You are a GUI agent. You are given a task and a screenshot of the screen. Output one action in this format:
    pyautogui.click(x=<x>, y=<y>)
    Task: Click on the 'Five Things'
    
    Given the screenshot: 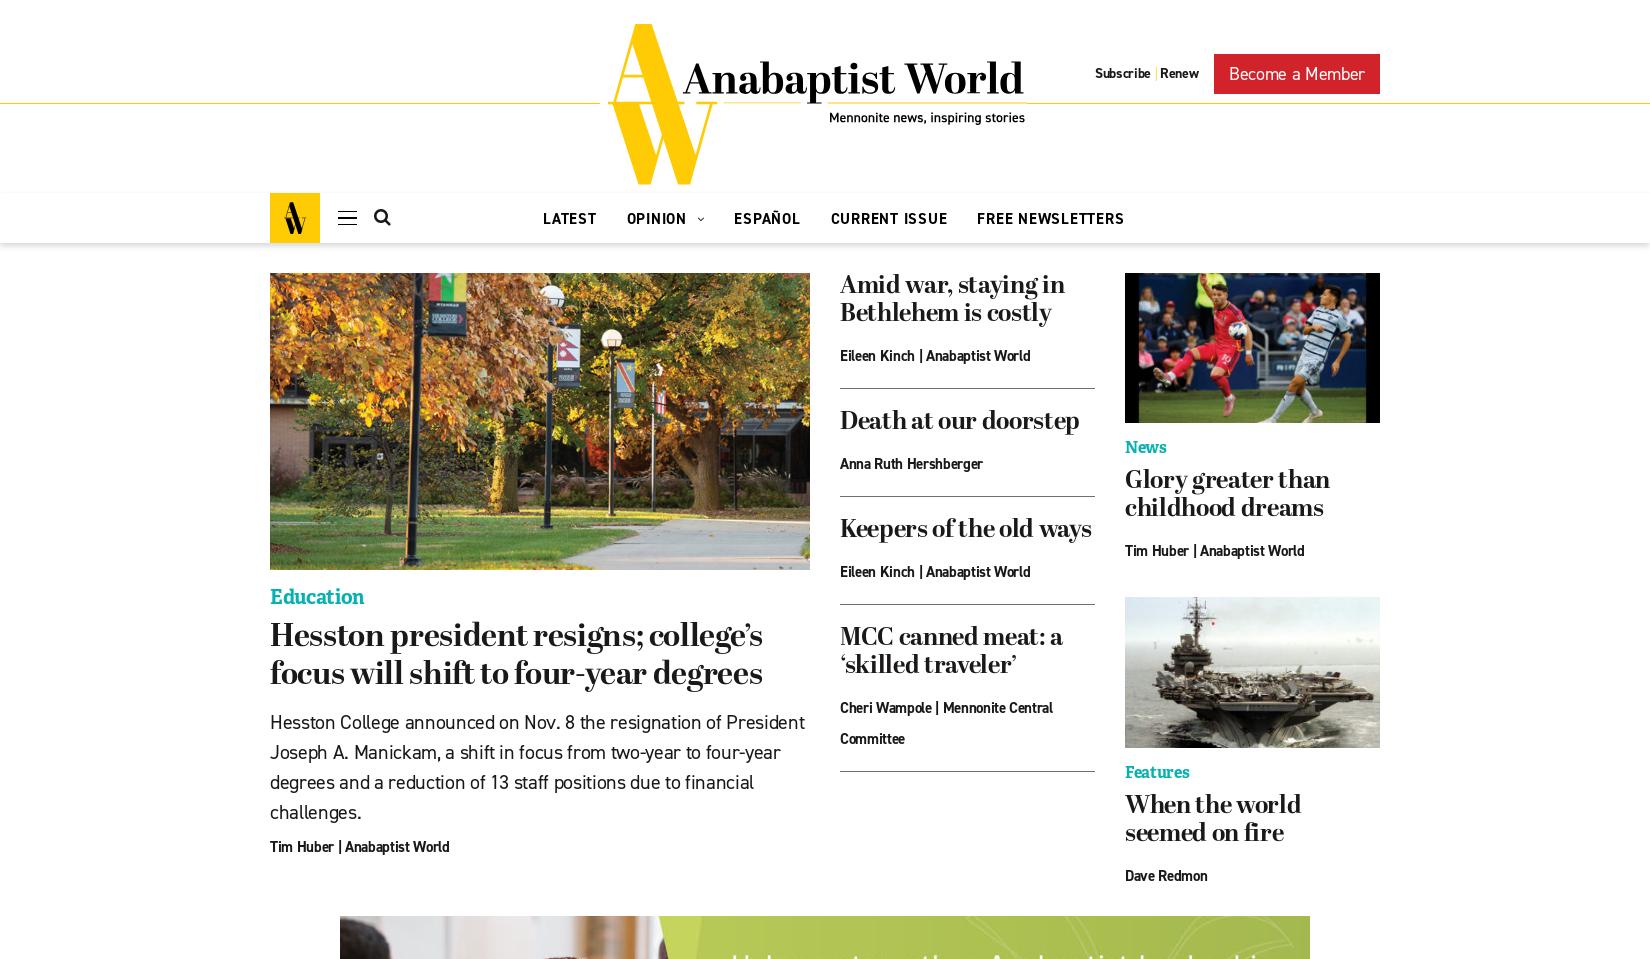 What is the action you would take?
    pyautogui.click(x=670, y=360)
    